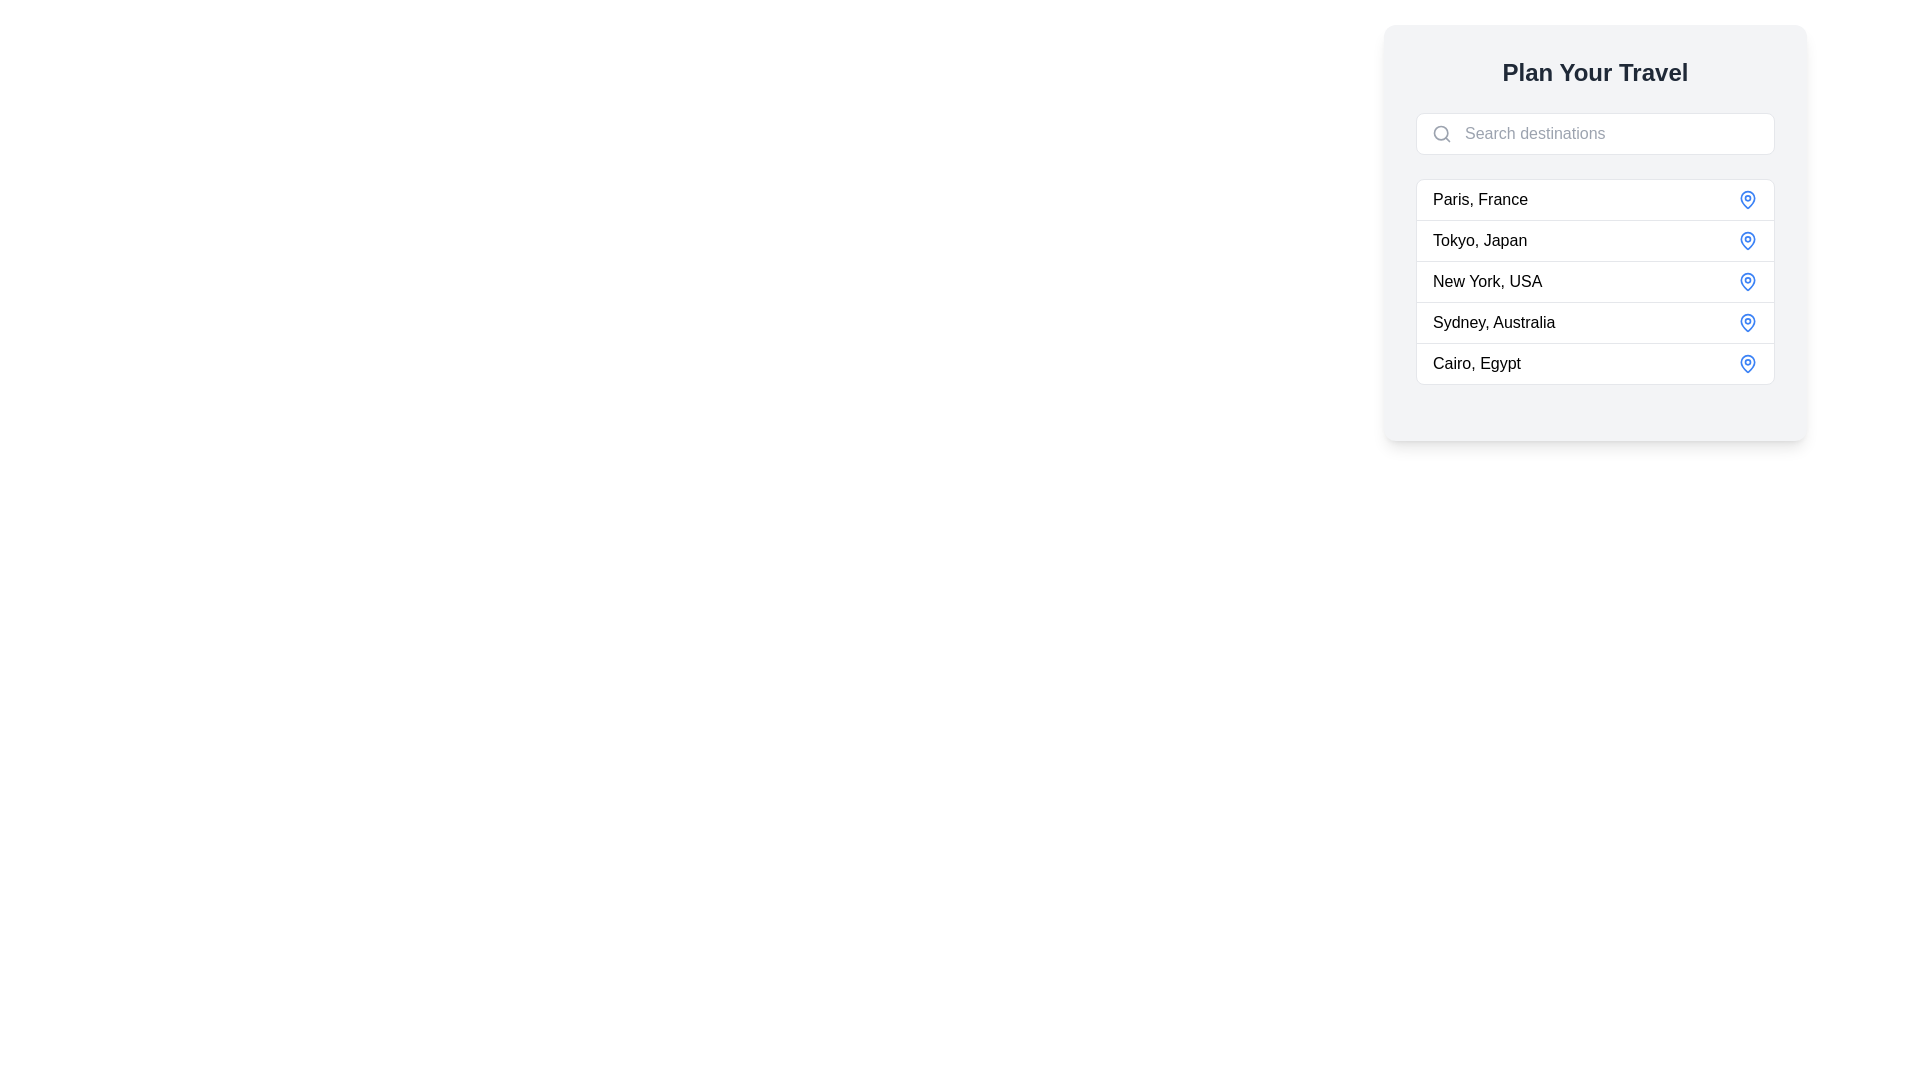 This screenshot has height=1080, width=1920. What do you see at coordinates (1480, 200) in the screenshot?
I see `the destination label 'Paris, France'` at bounding box center [1480, 200].